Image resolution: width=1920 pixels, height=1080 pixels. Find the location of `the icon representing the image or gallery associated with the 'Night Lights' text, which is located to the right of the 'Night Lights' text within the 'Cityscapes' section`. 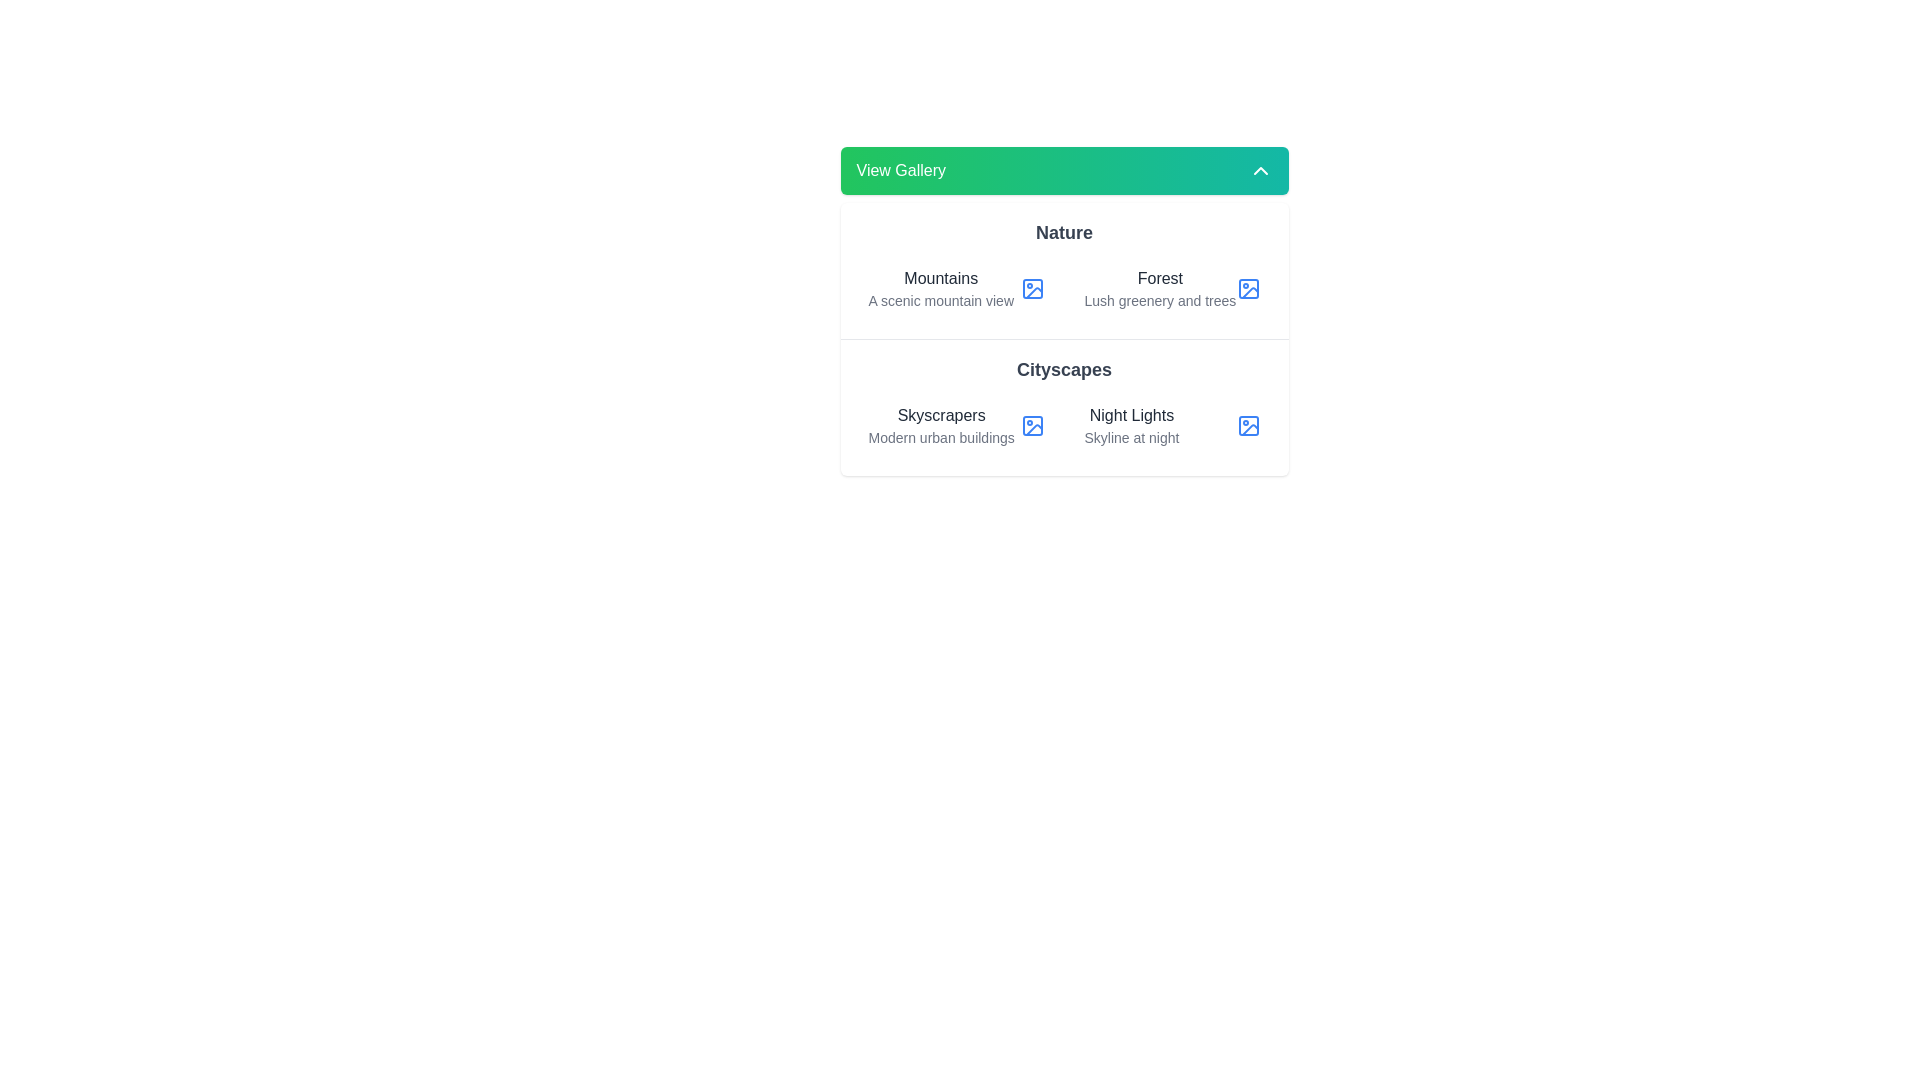

the icon representing the image or gallery associated with the 'Night Lights' text, which is located to the right of the 'Night Lights' text within the 'Cityscapes' section is located at coordinates (1247, 424).